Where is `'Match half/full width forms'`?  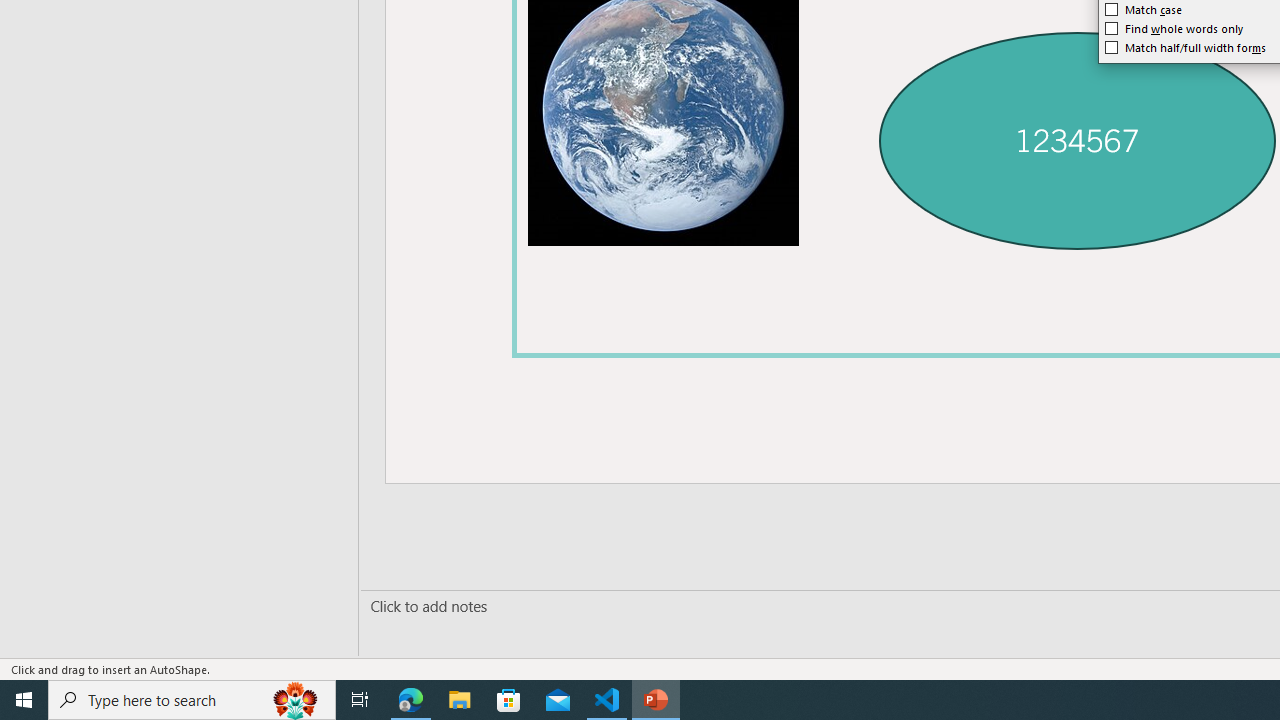 'Match half/full width forms' is located at coordinates (1186, 47).